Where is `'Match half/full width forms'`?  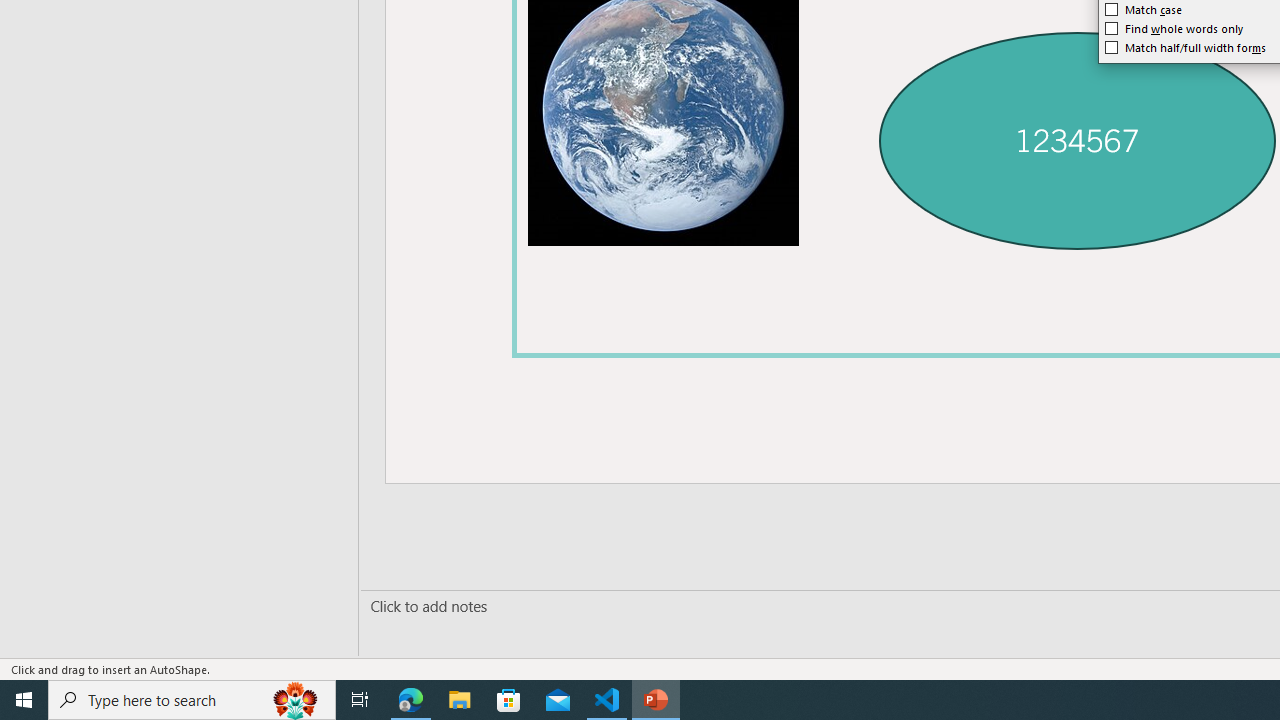 'Match half/full width forms' is located at coordinates (1186, 47).